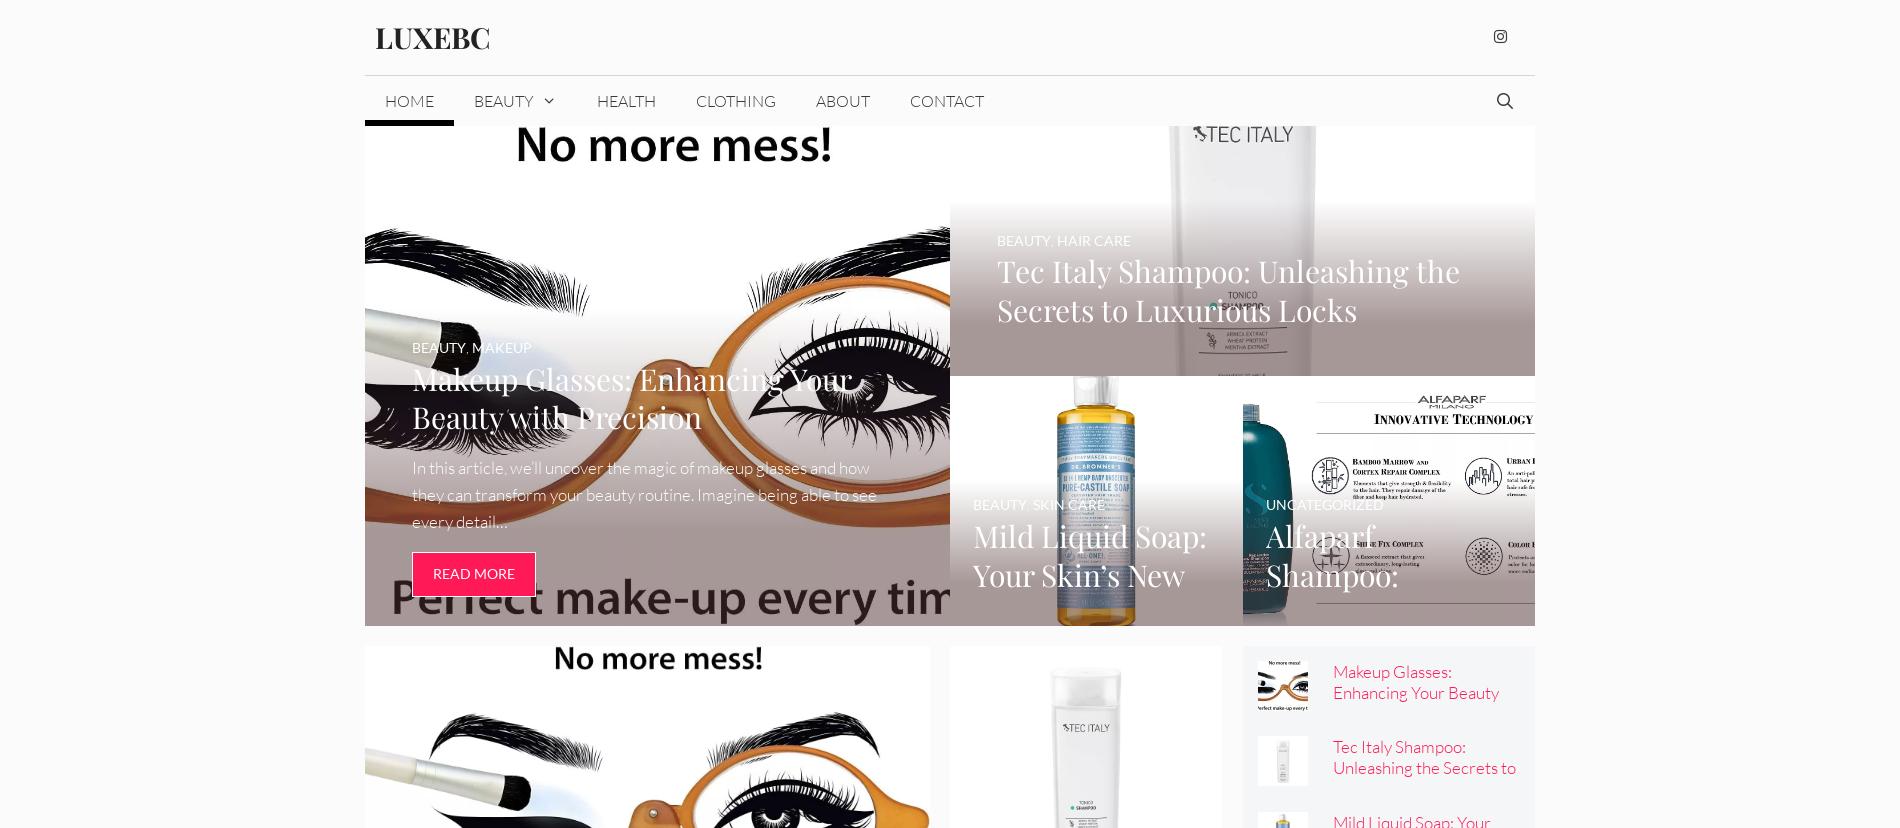 This screenshot has height=828, width=1900. I want to click on 'Read More', so click(431, 573).